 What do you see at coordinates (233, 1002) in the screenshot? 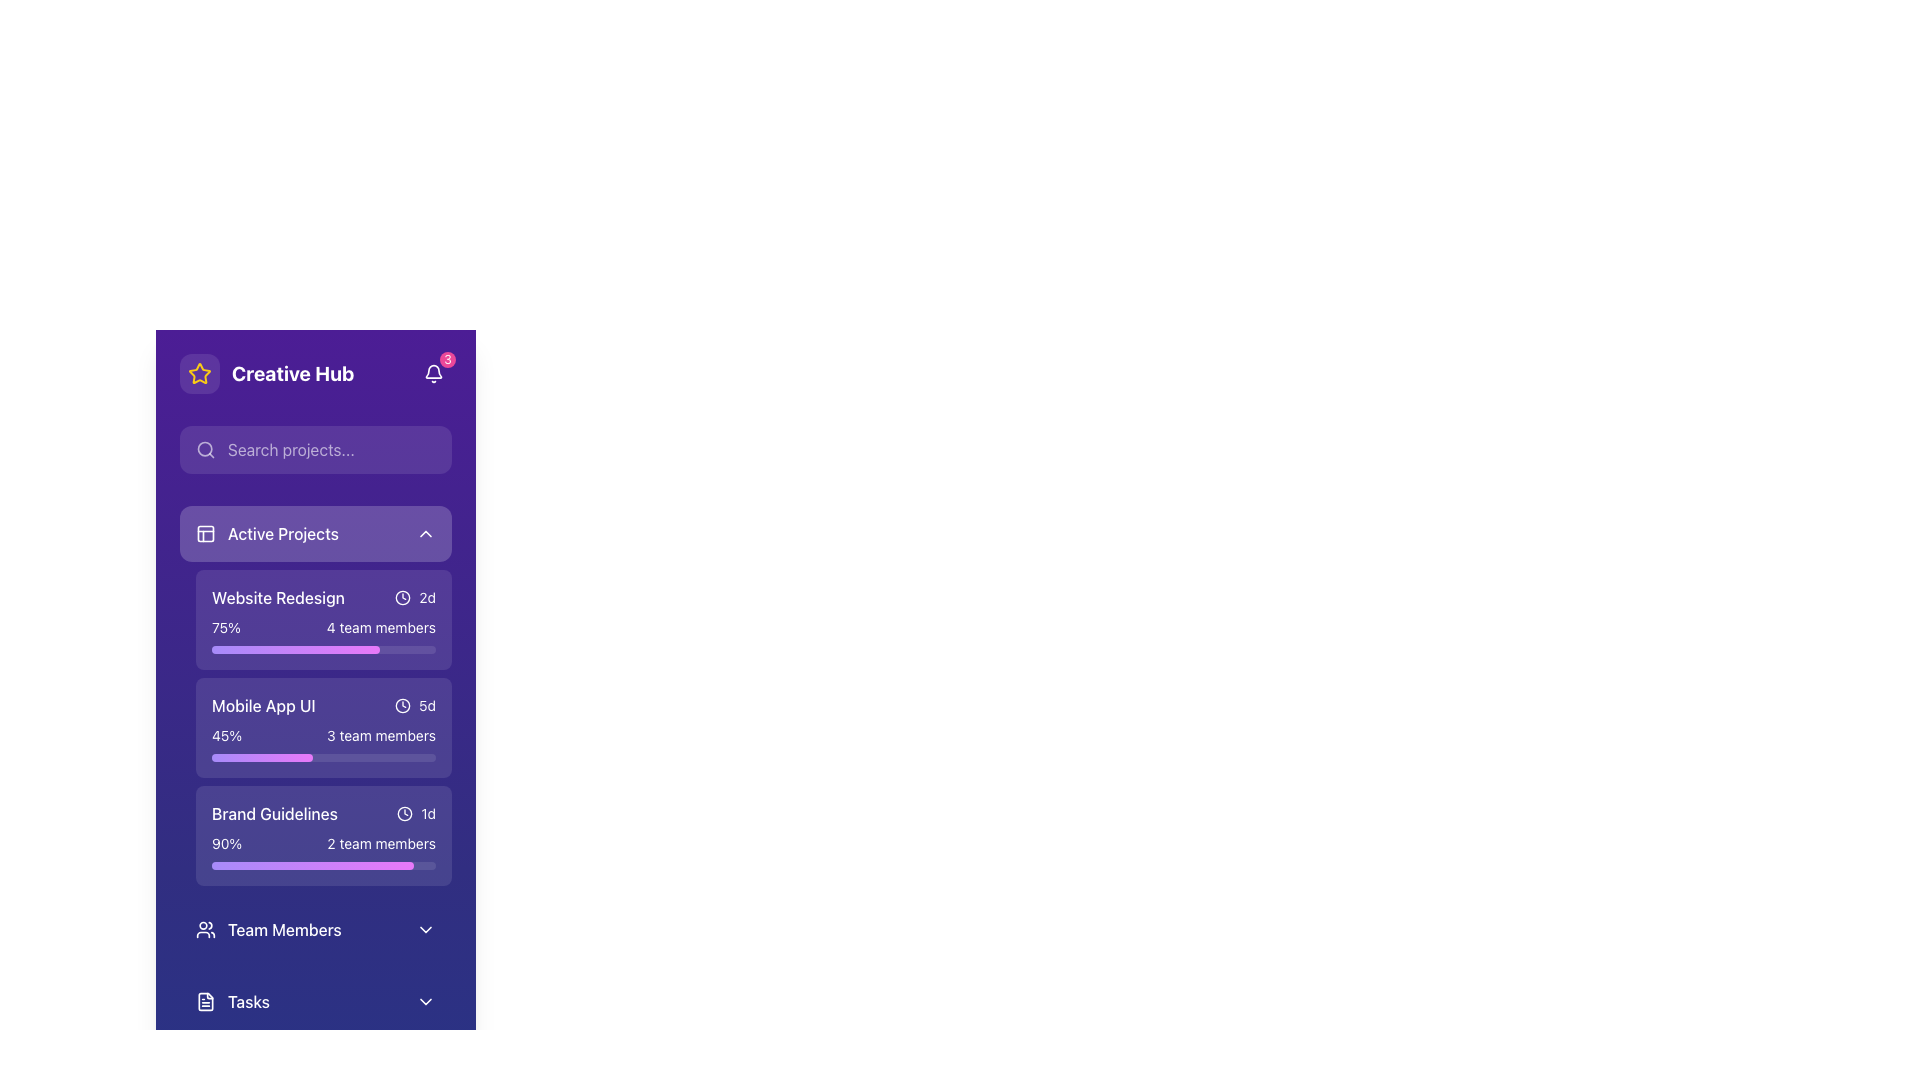
I see `the 'Tasks' button located at the bottom-left section of the interface, below the 'Team Members' entry, to prepare for keyboard interaction` at bounding box center [233, 1002].